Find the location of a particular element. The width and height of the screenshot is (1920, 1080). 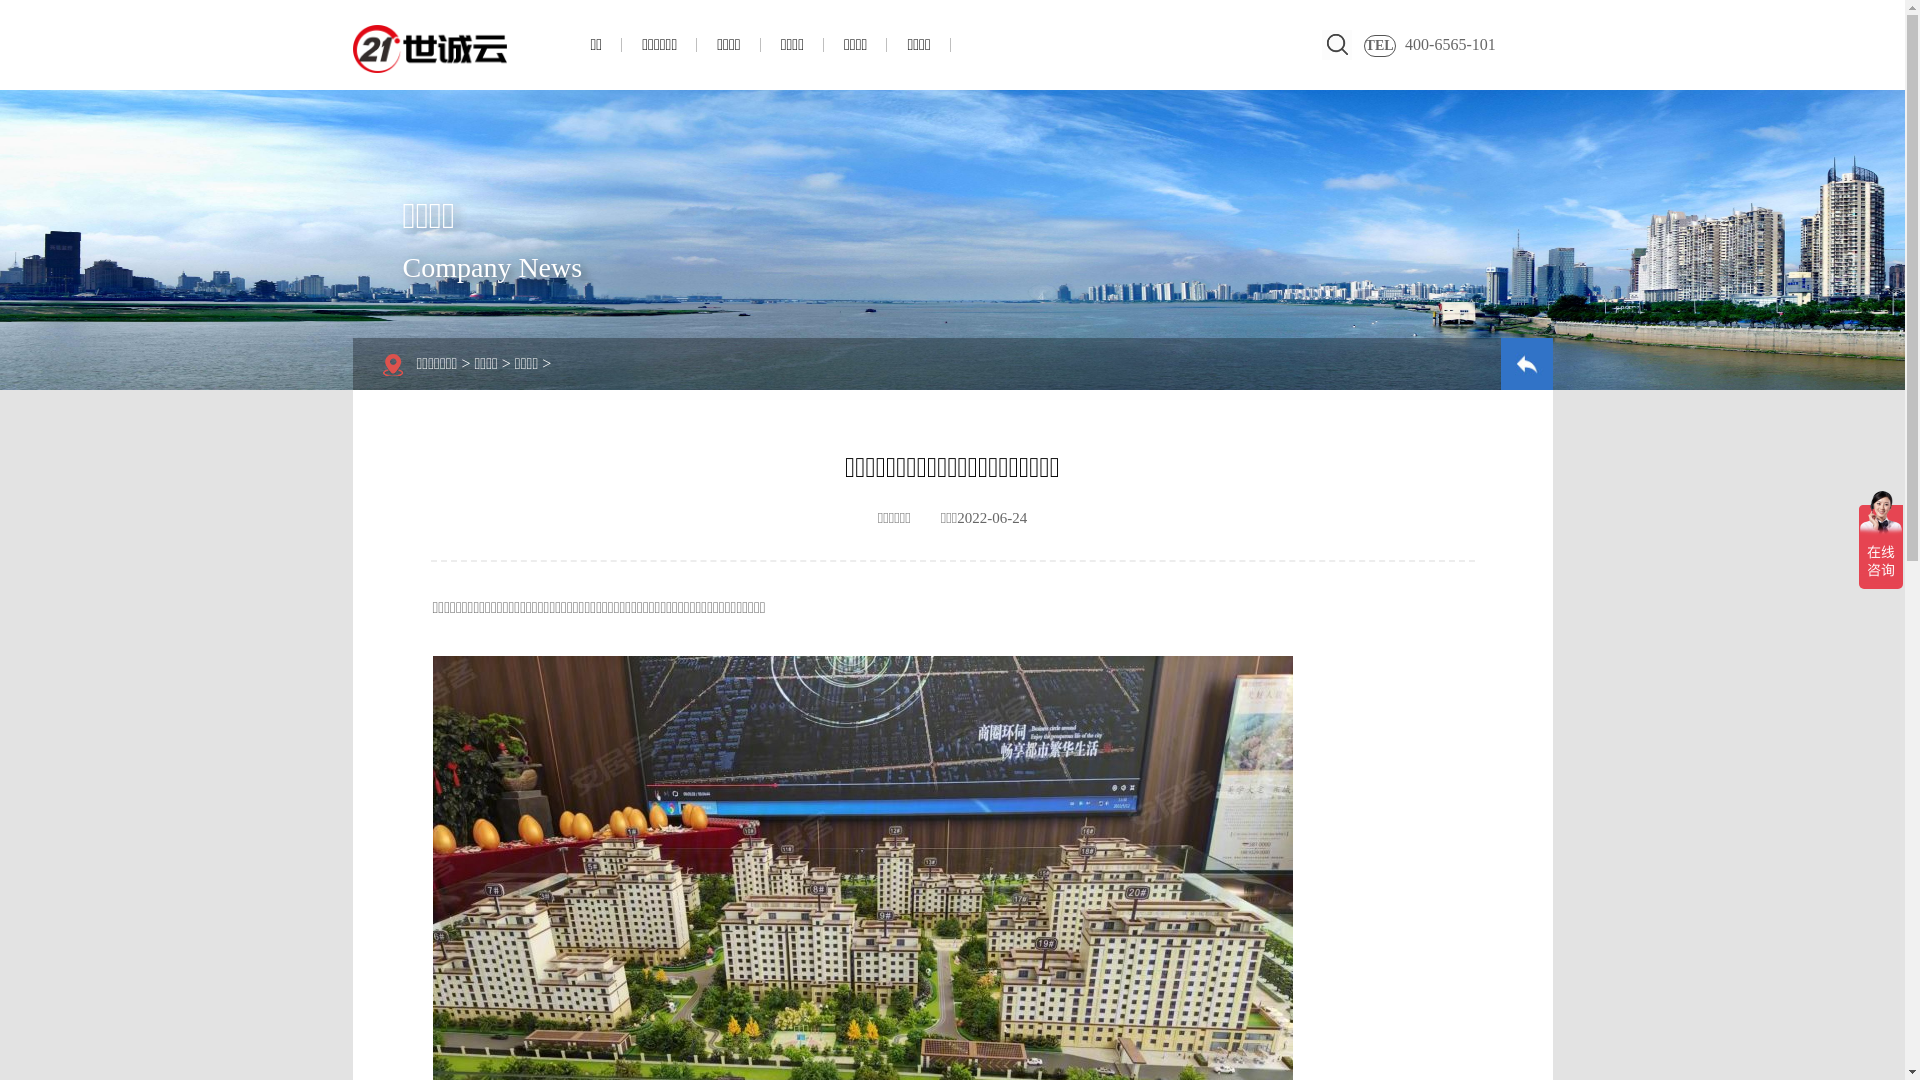

'400-6565-101' is located at coordinates (1462, 45).